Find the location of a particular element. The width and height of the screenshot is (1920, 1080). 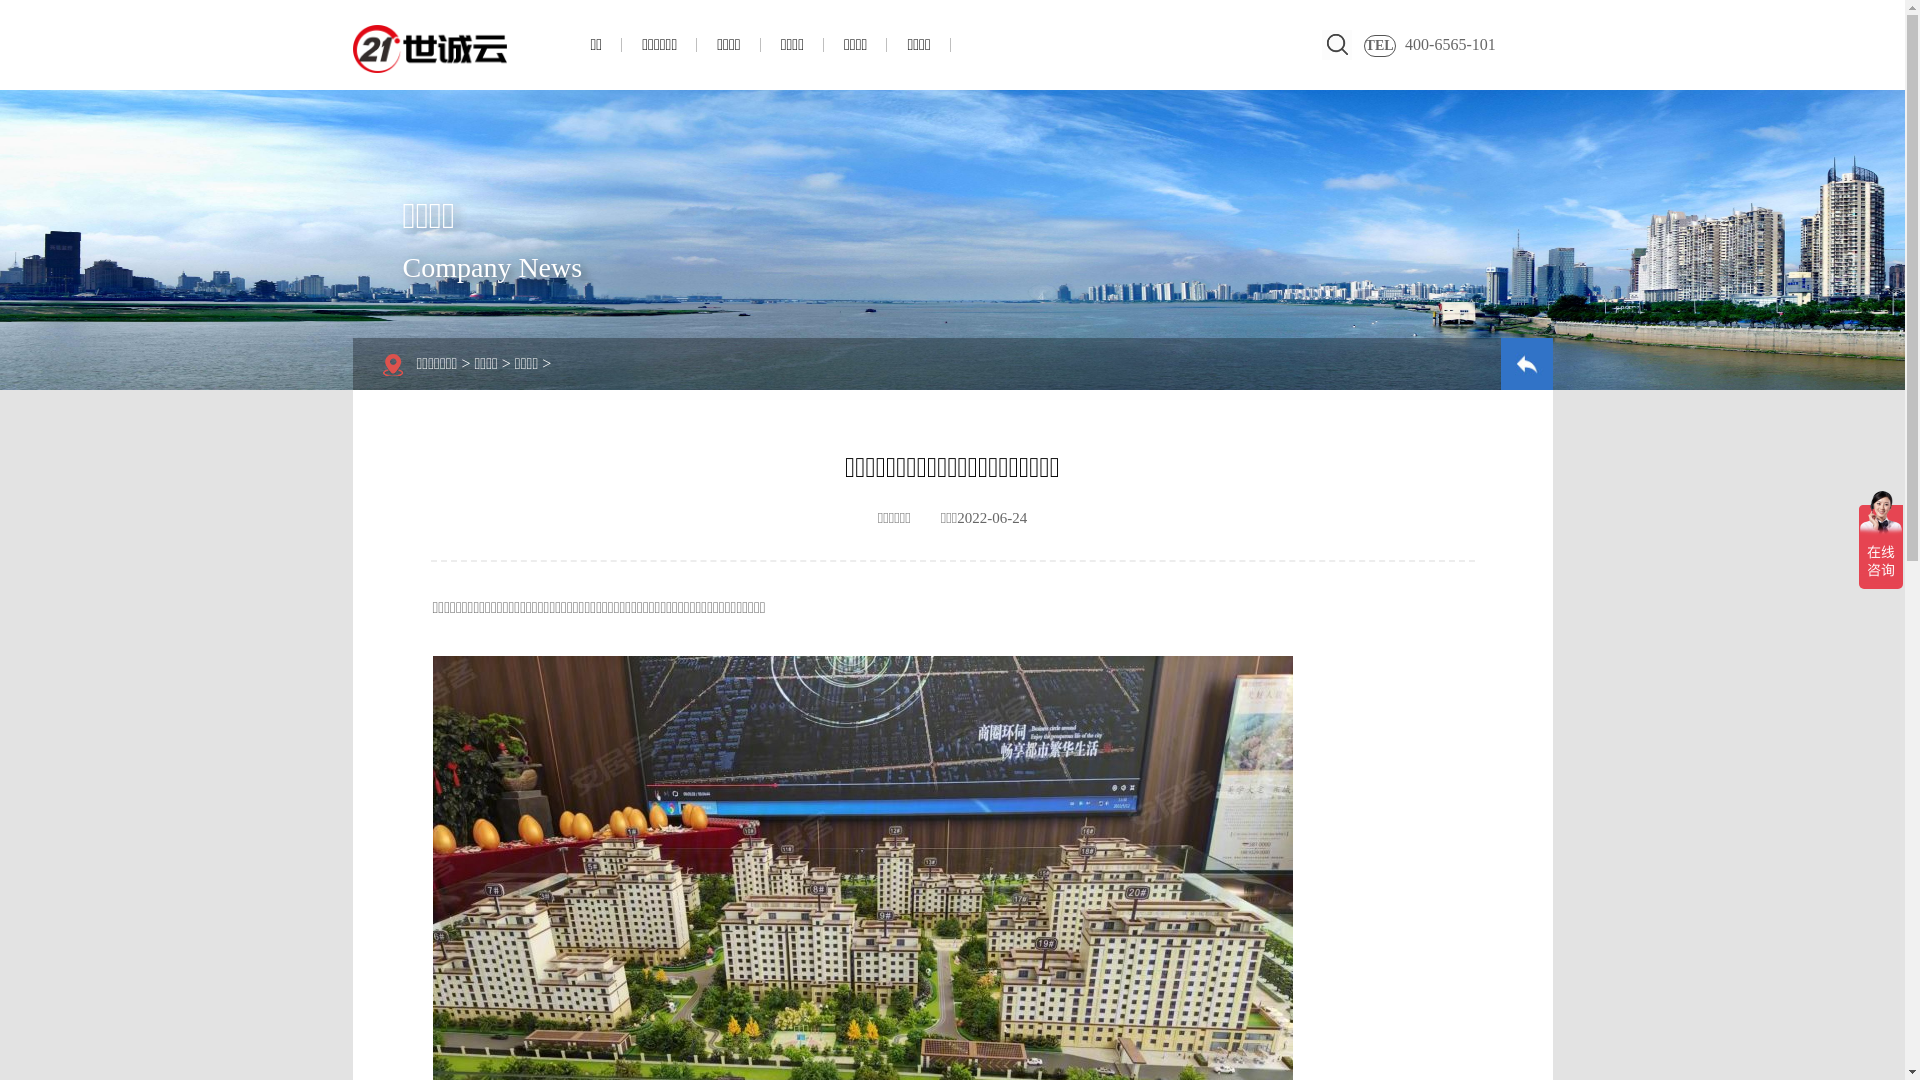

'400-6565-101' is located at coordinates (1462, 45).